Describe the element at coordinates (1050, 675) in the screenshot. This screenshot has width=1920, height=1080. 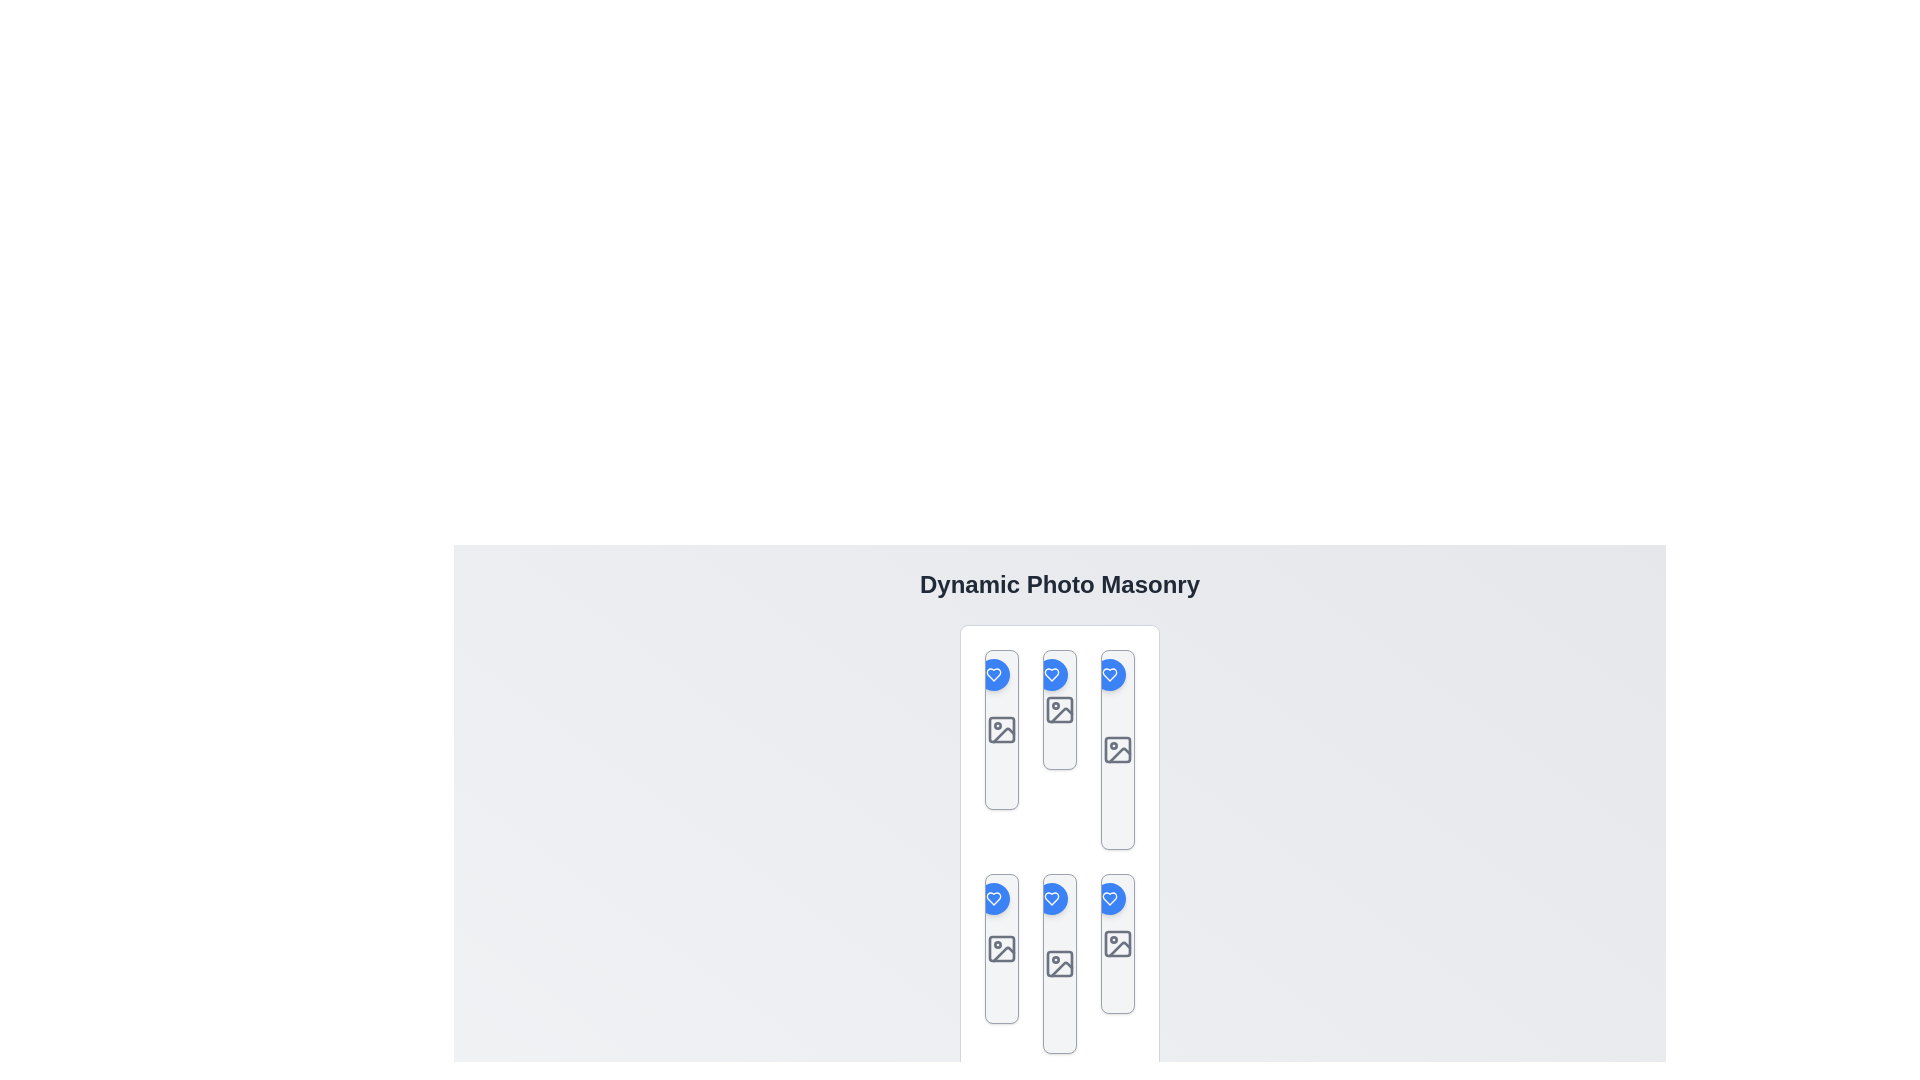
I see `the button in the top-right corner of the card` at that location.